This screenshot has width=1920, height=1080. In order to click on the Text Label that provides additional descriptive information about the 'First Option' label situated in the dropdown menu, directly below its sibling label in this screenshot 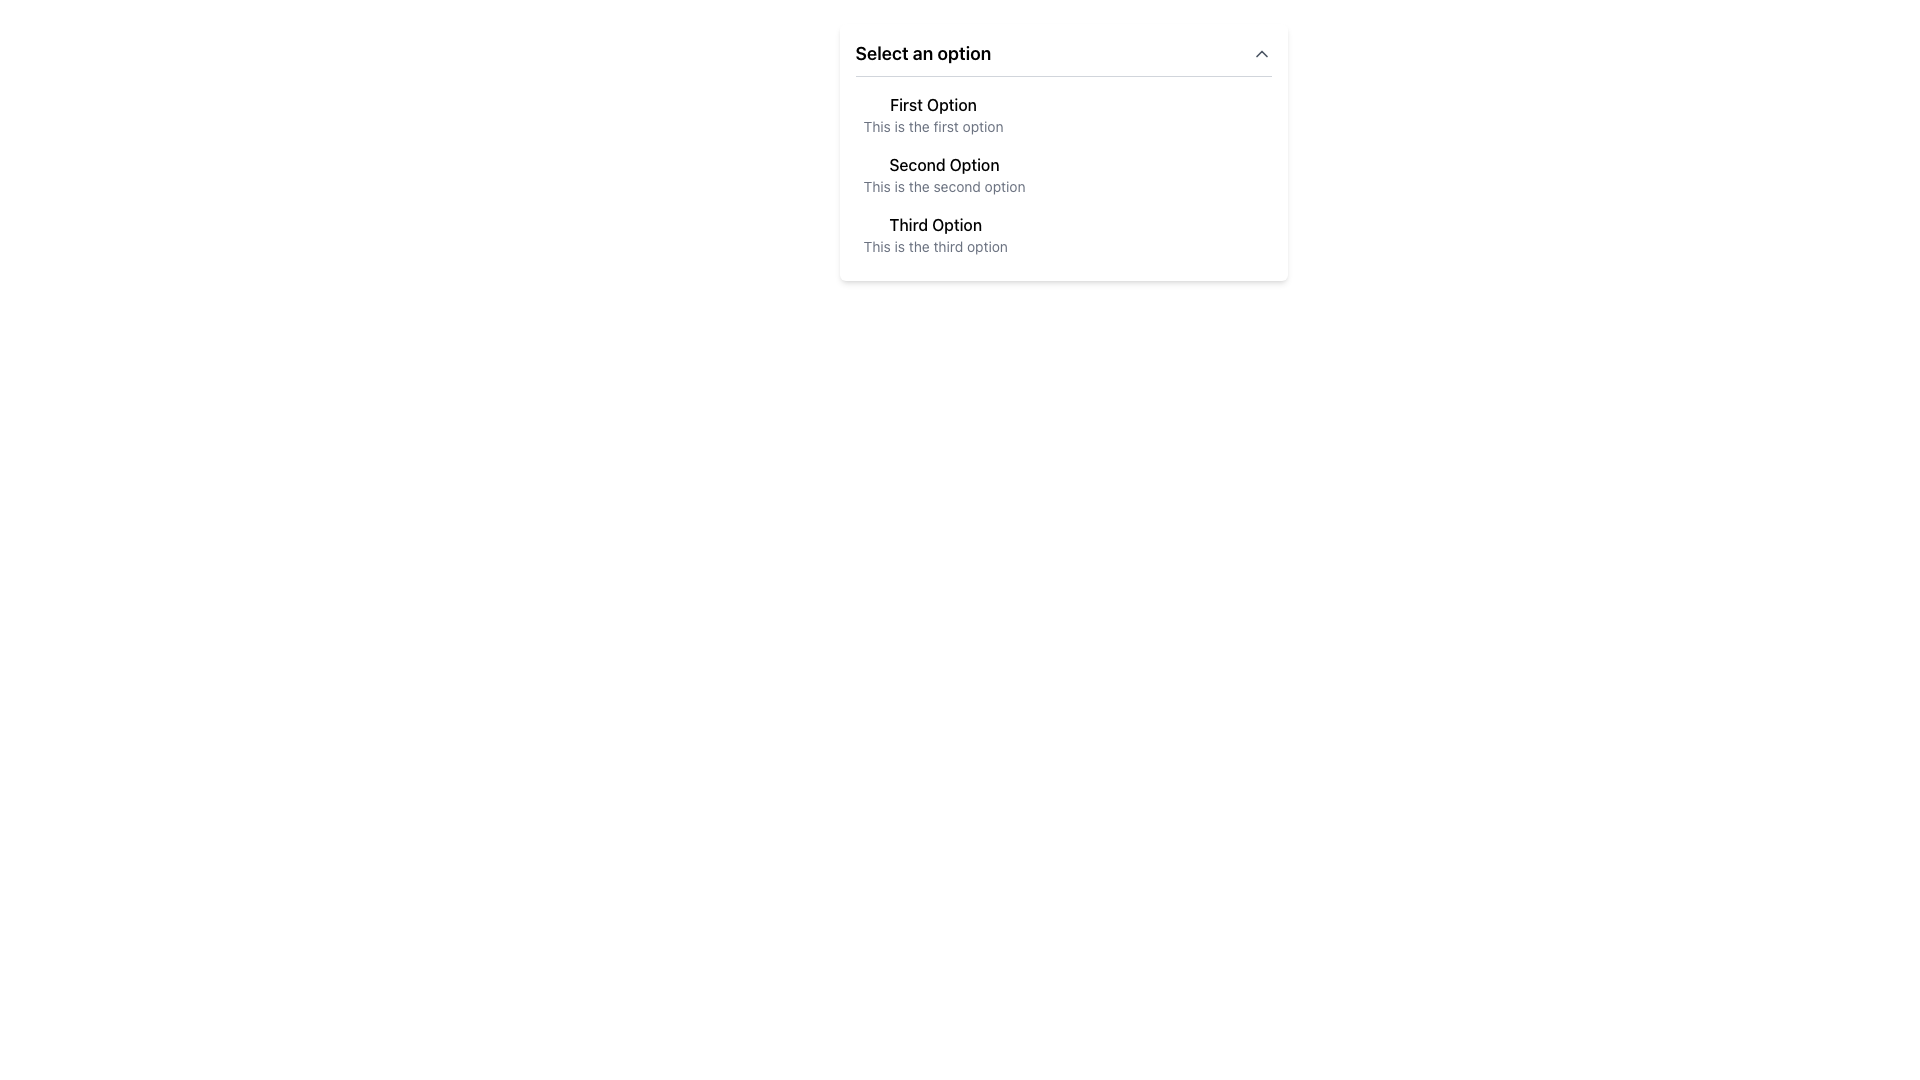, I will do `click(932, 127)`.